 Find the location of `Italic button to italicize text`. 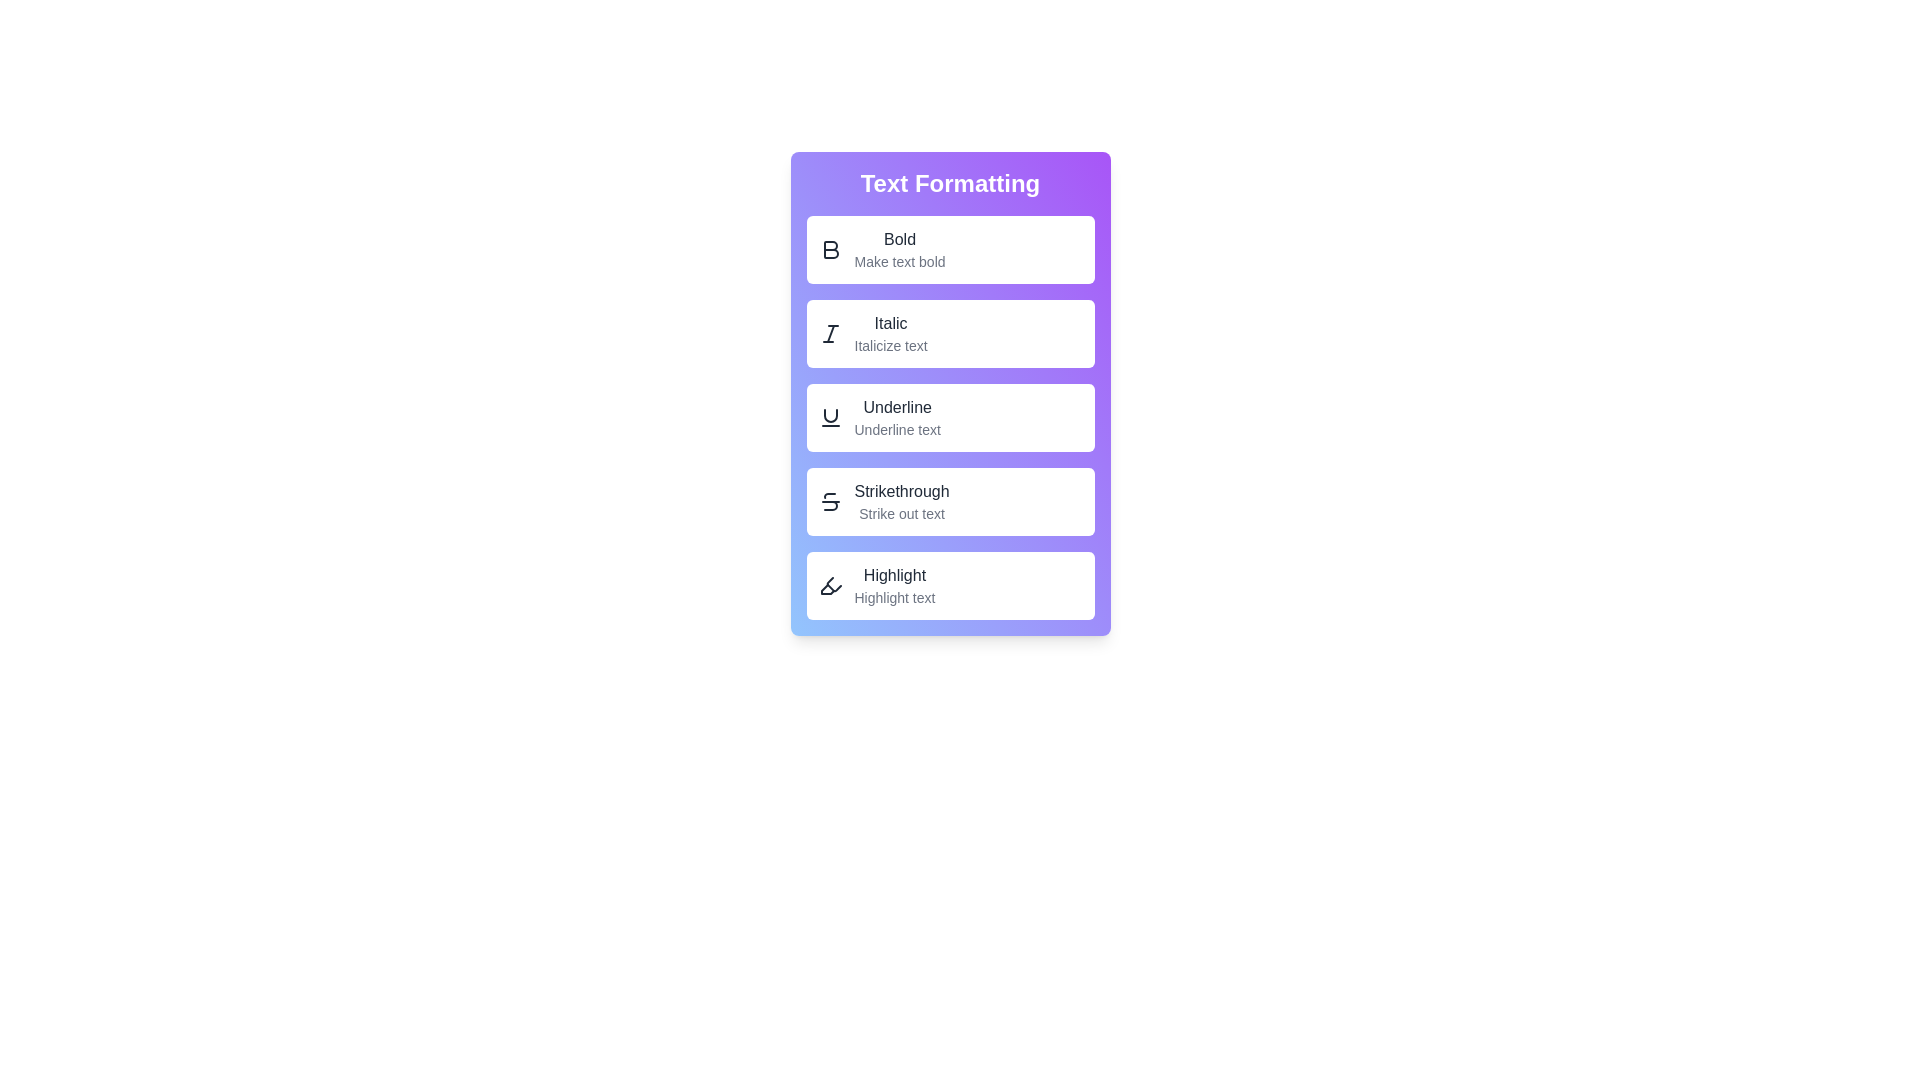

Italic button to italicize text is located at coordinates (830, 333).